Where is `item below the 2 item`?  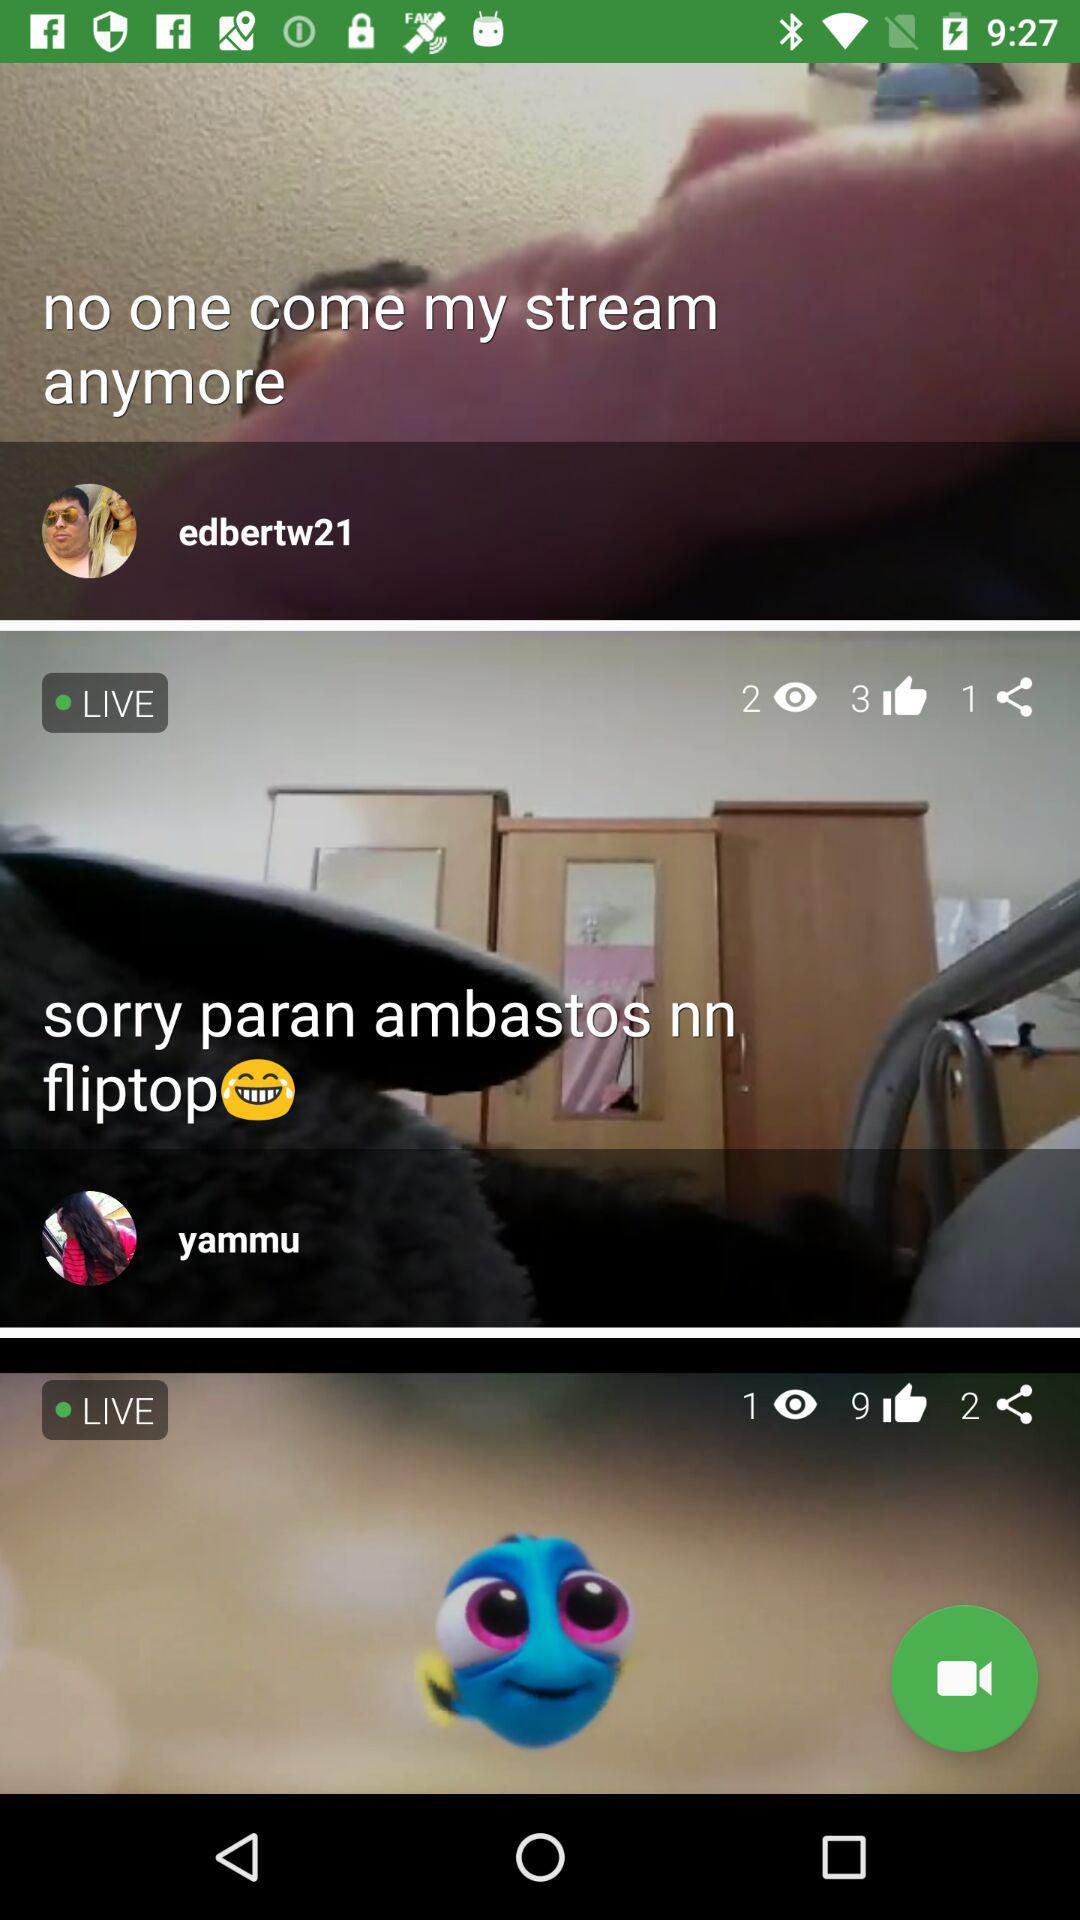
item below the 2 item is located at coordinates (963, 1678).